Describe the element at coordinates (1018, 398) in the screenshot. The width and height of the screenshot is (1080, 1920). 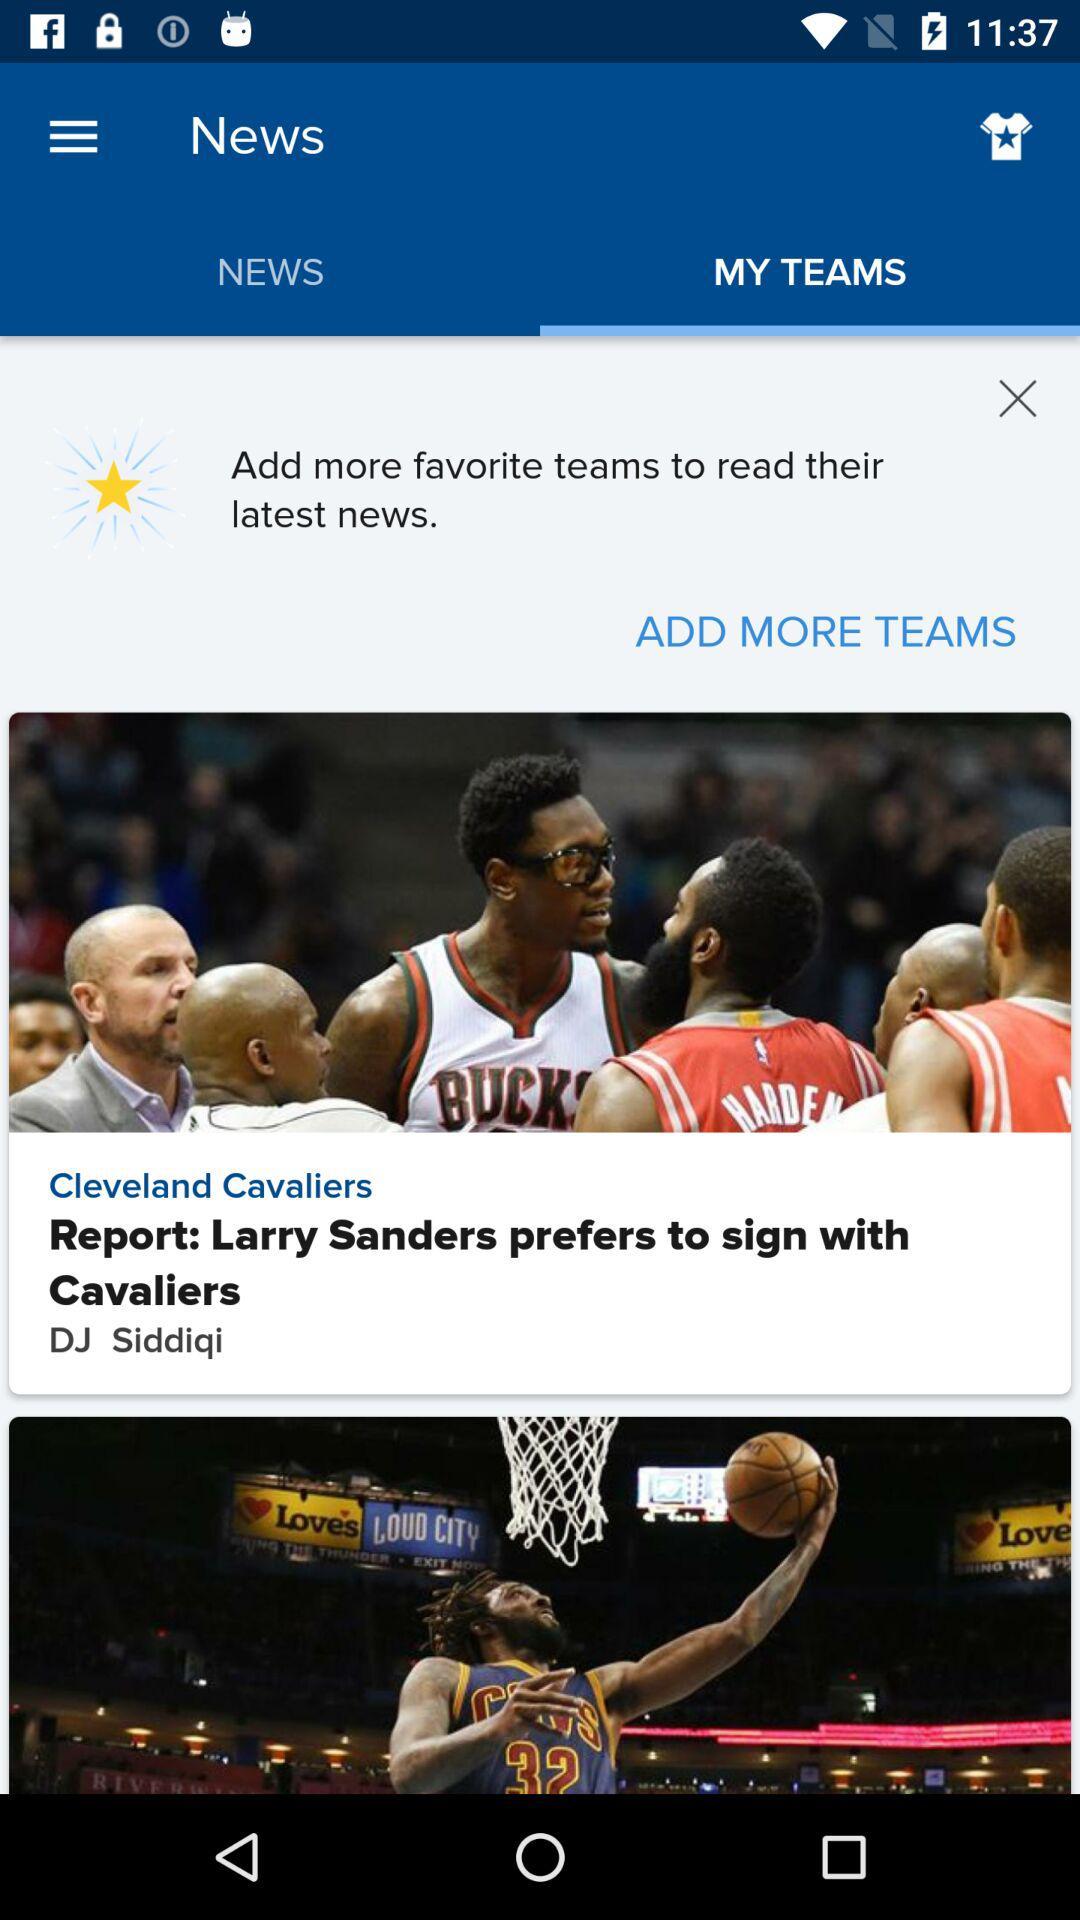
I see `dismiss notification` at that location.